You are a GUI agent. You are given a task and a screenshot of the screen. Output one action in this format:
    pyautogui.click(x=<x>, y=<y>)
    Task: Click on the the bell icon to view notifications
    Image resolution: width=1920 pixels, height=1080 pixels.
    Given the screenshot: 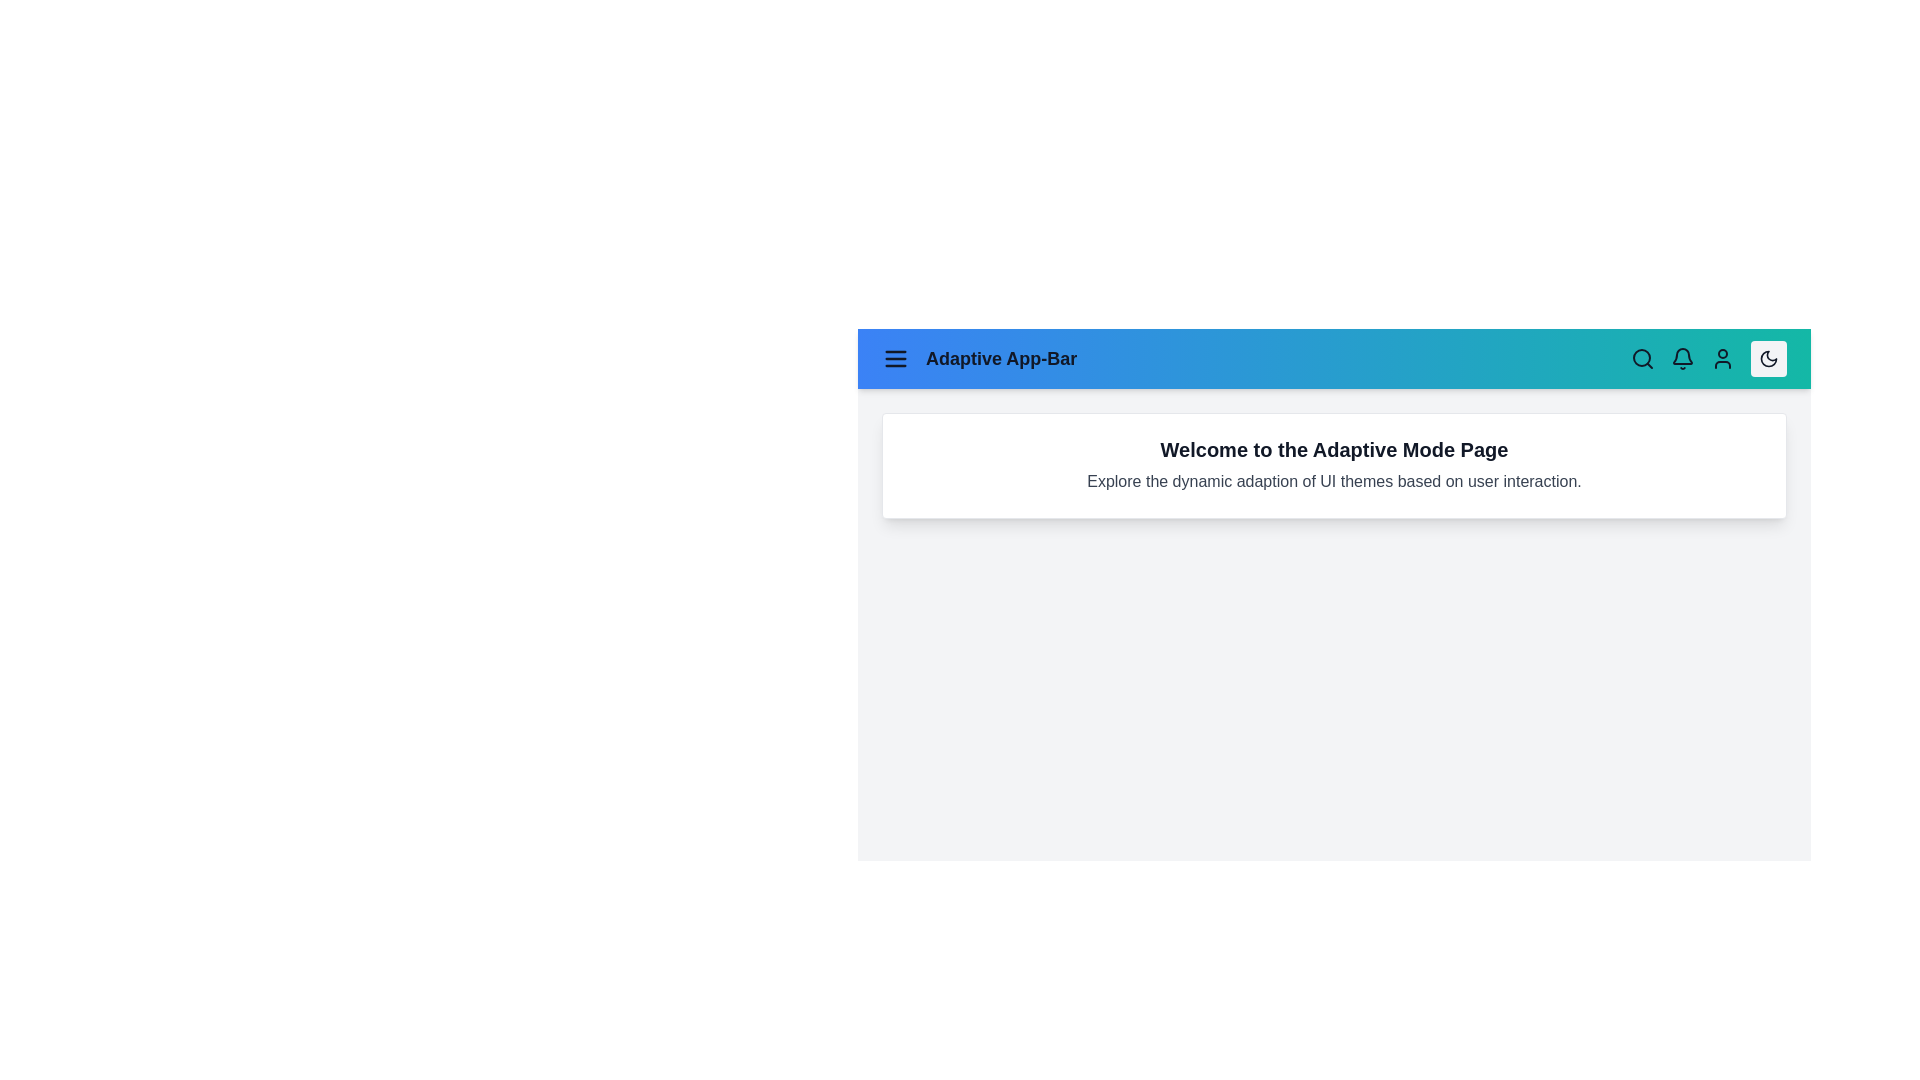 What is the action you would take?
    pyautogui.click(x=1682, y=357)
    